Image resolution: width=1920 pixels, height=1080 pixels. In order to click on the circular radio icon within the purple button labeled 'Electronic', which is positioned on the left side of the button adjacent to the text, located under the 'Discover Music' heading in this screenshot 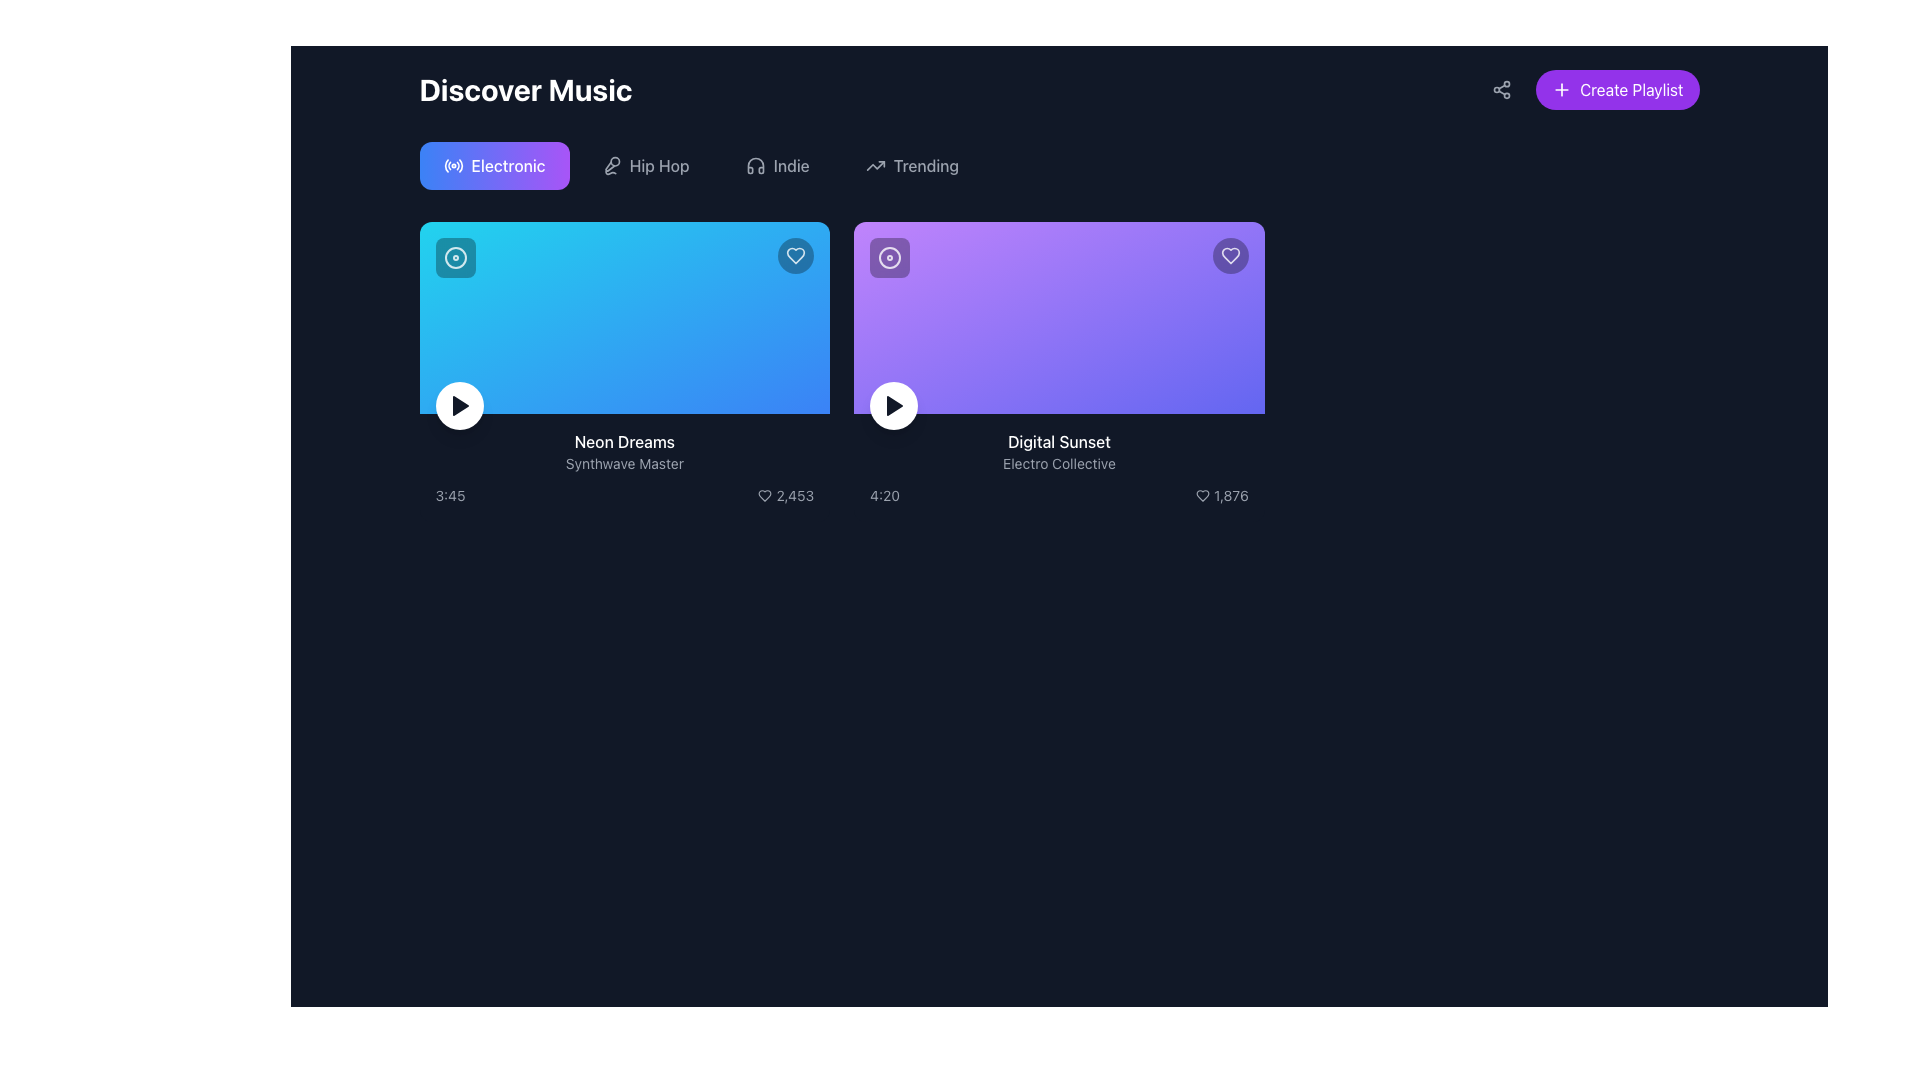, I will do `click(452, 164)`.